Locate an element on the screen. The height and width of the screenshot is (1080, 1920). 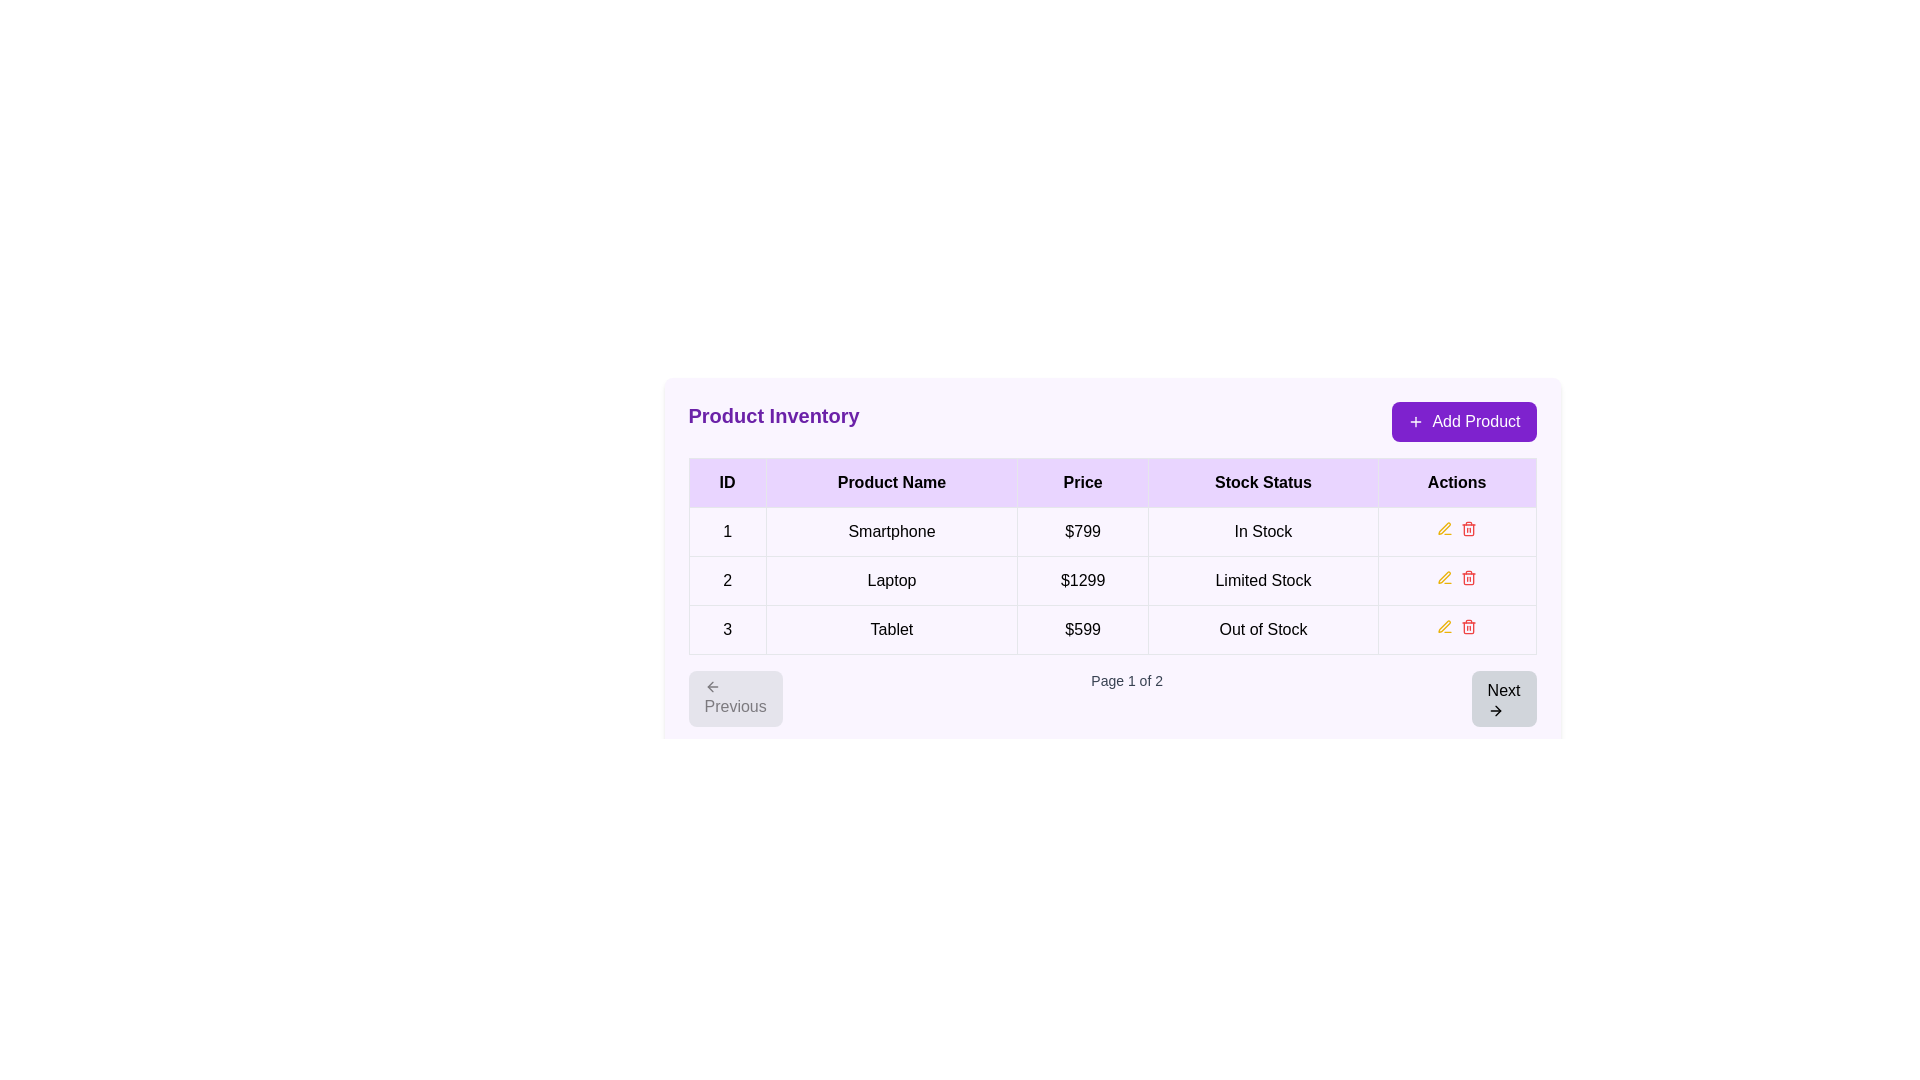
the first icon button in the 'Actions' column of the first row of the table is located at coordinates (1445, 578).